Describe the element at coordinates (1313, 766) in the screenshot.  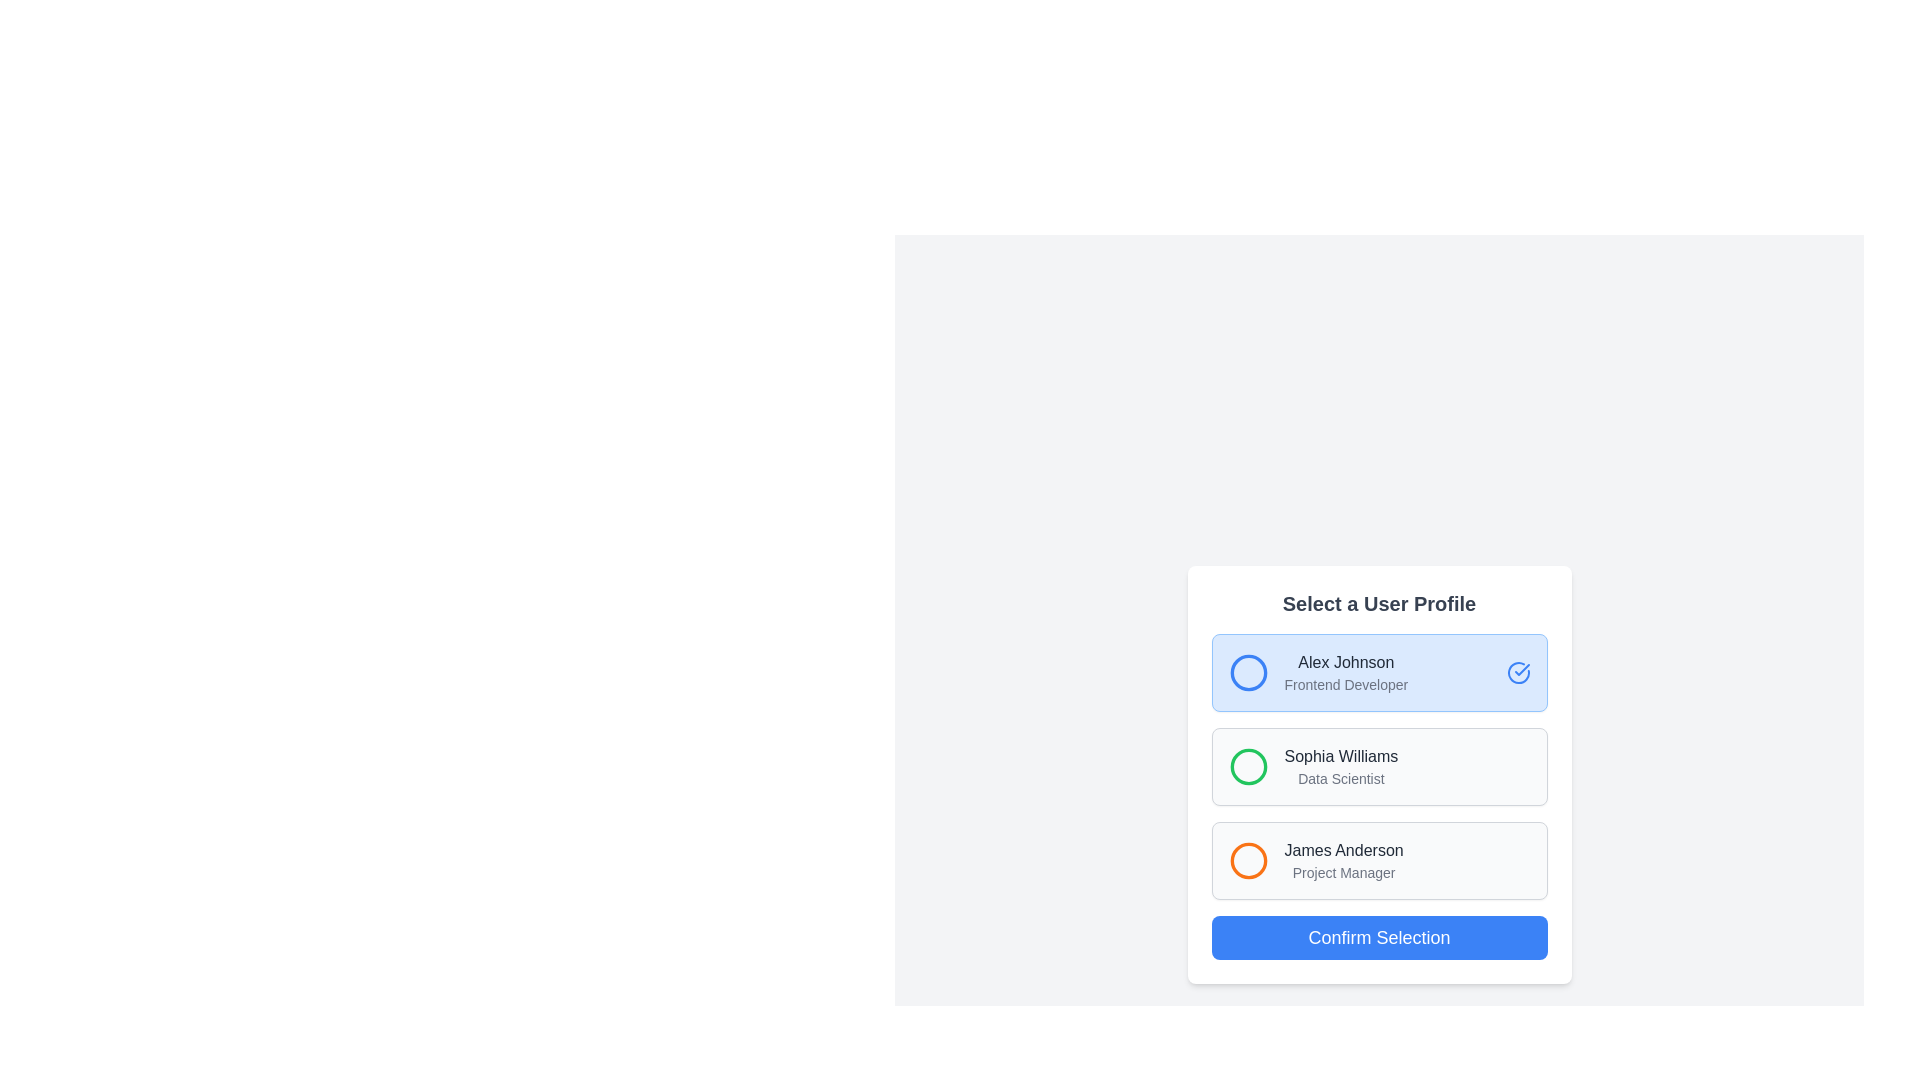
I see `information displayed for the user profile entry of 'Sophia Williams', which includes her name and job title 'Data Scientist', located in the second profile entry of the selectable user profiles list` at that location.